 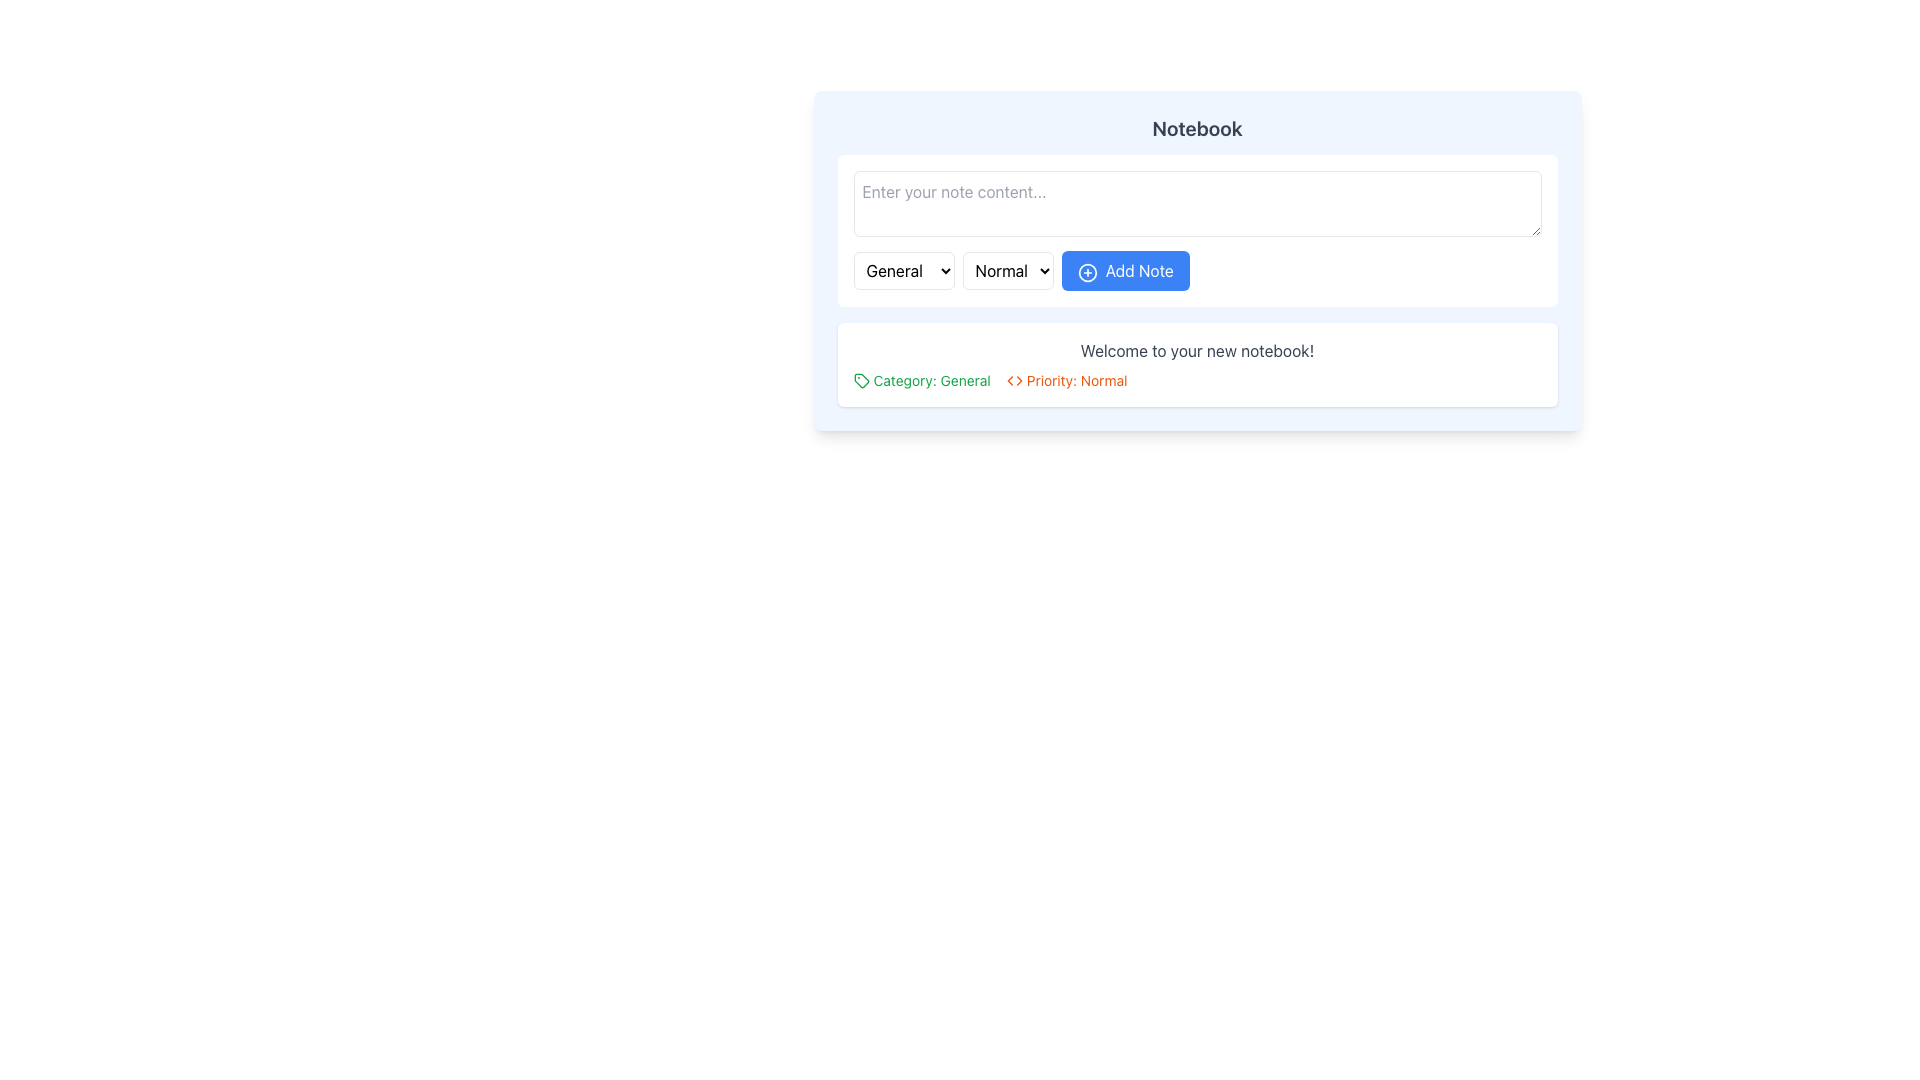 I want to click on the 'Add Note' button located to the right of the 'Normal' dropdown, so click(x=1125, y=270).